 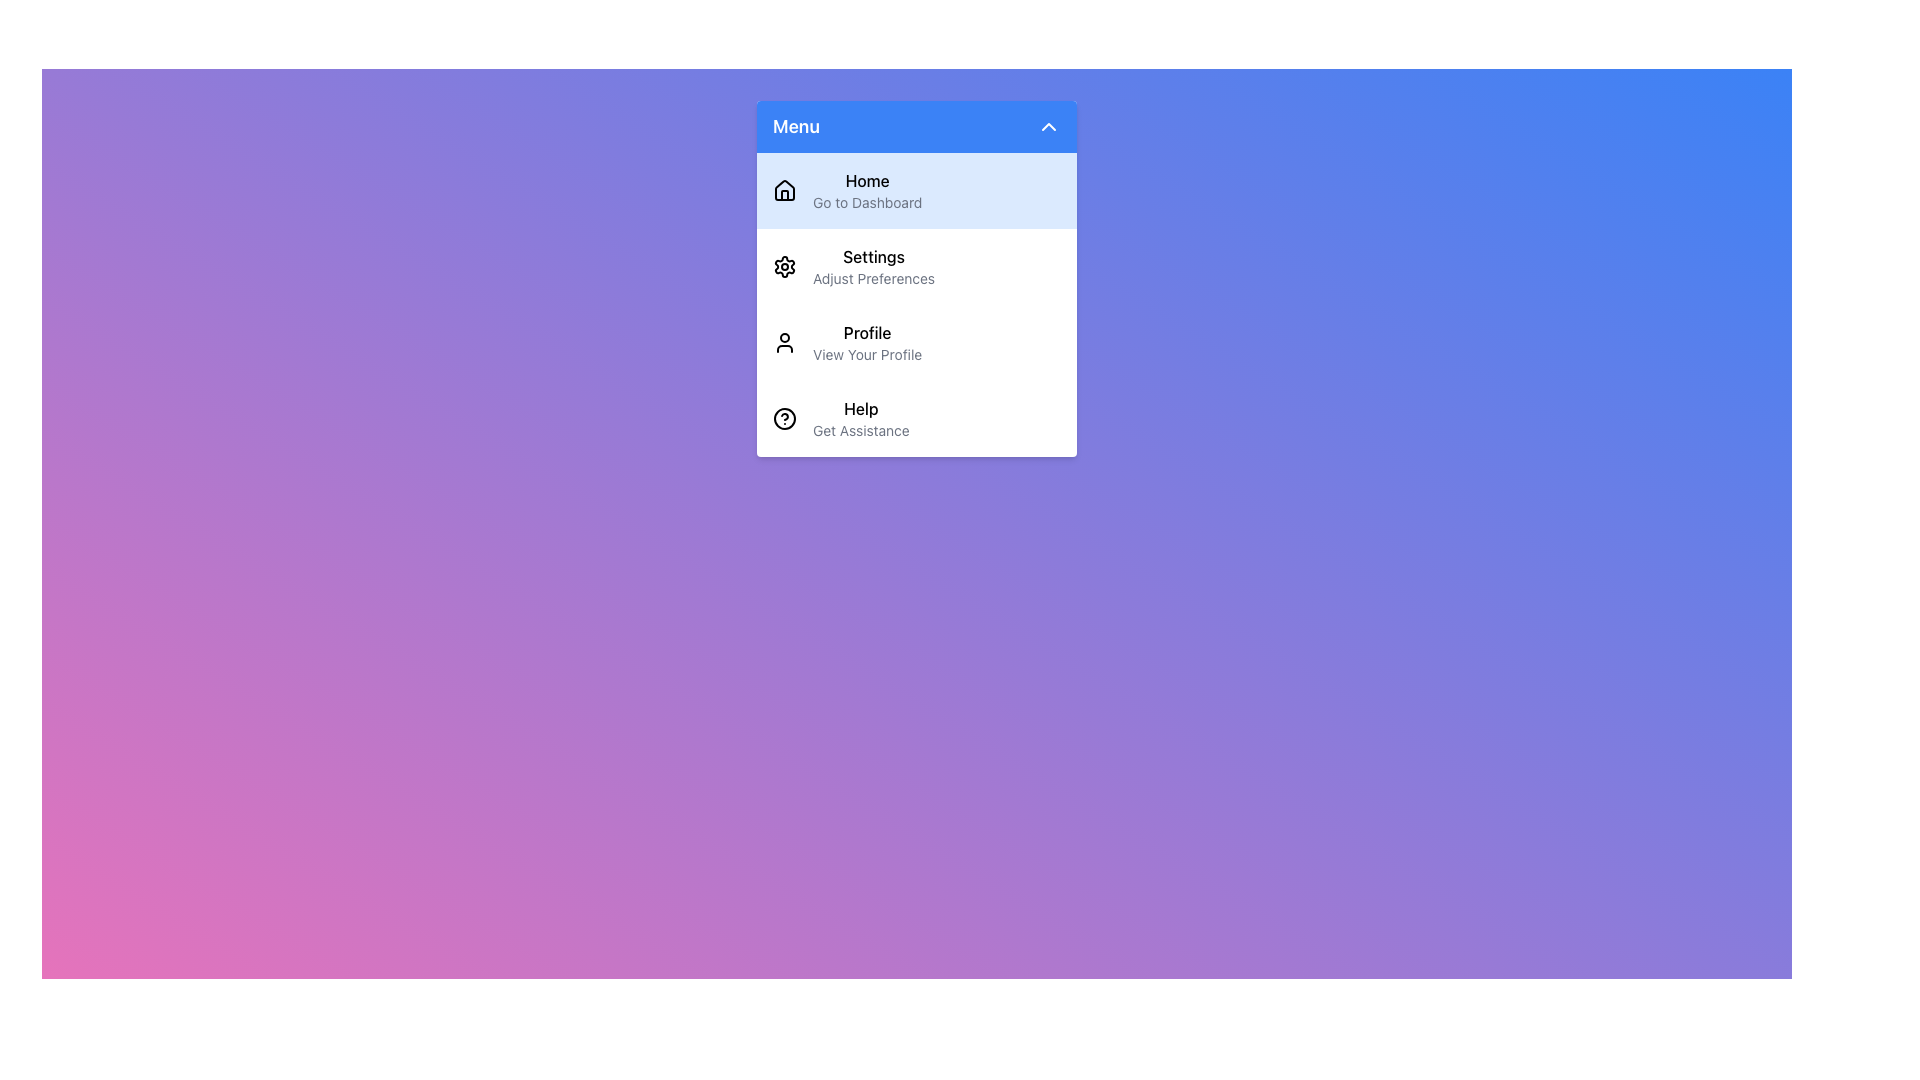 I want to click on the fourth menu item in the vertical menu panel, which provides access to the help section, so click(x=915, y=418).